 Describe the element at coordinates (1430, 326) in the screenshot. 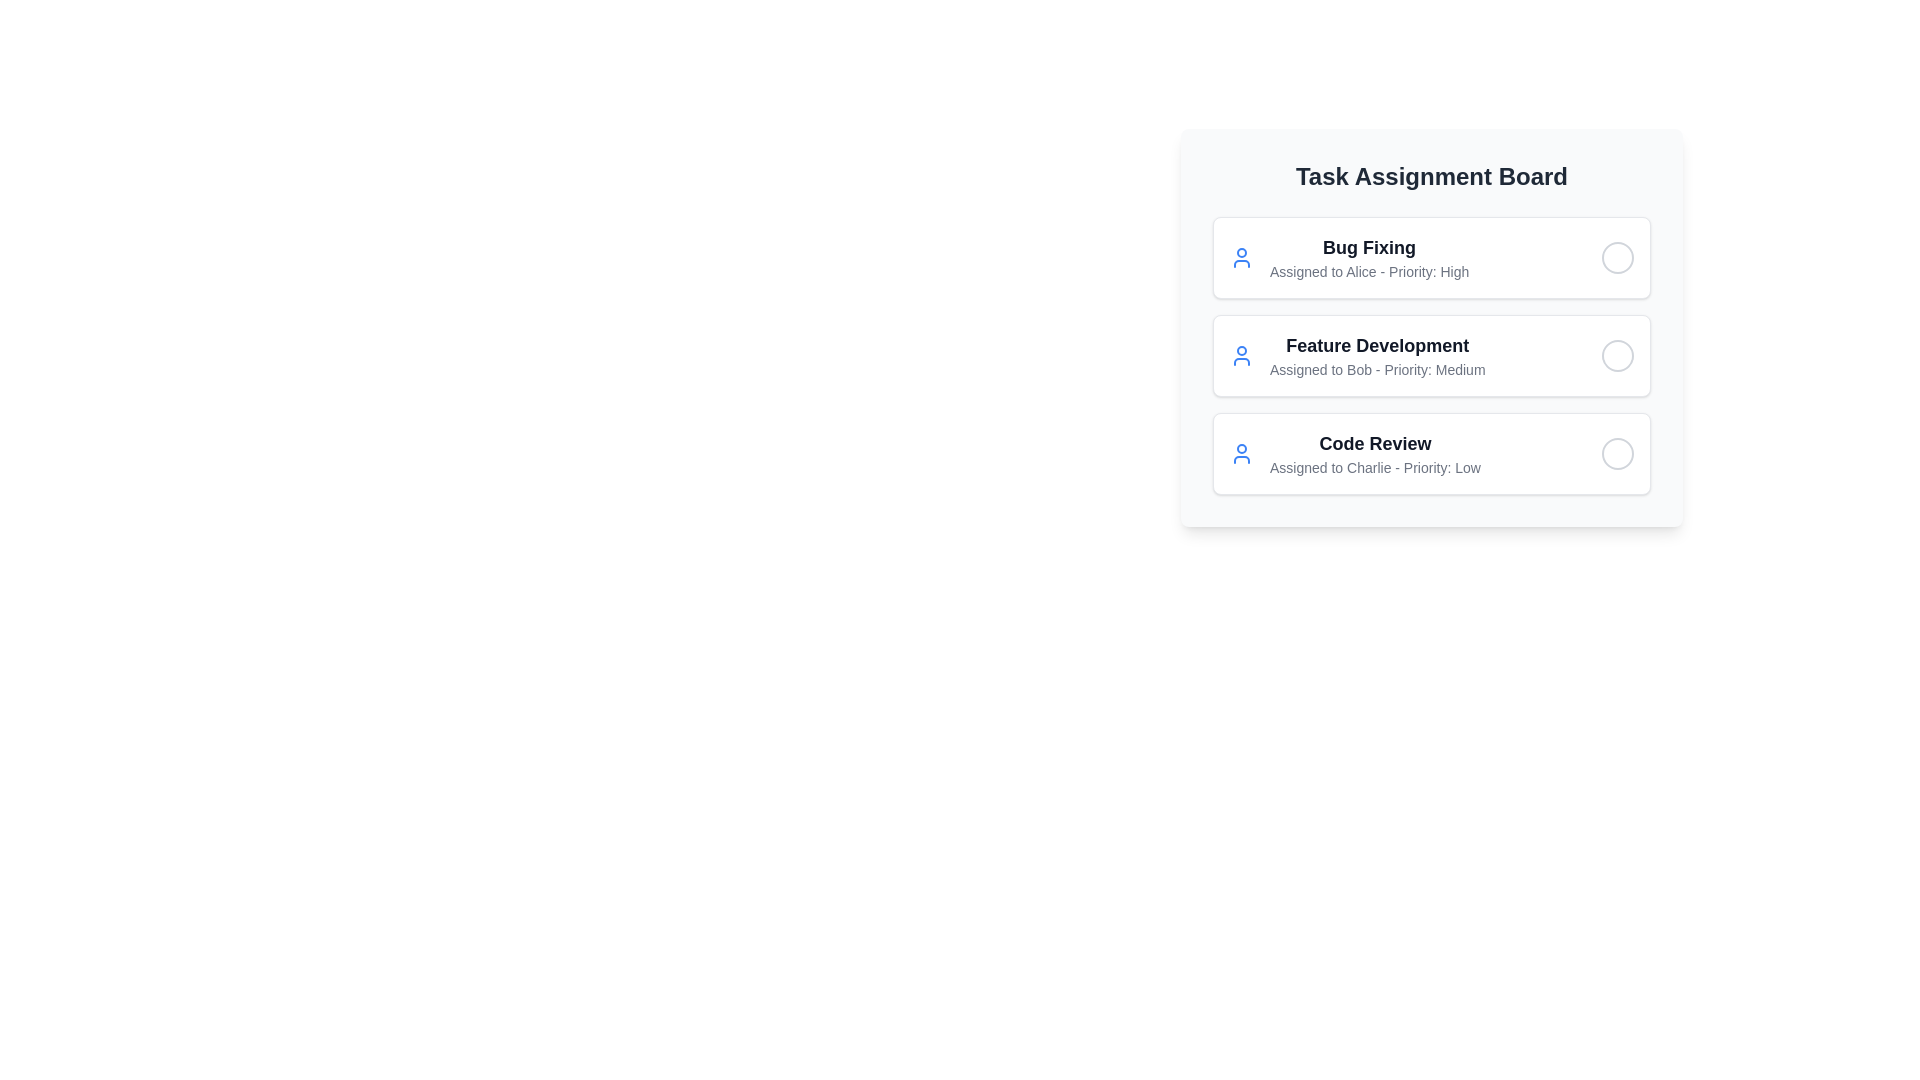

I see `the second task card in the task management application, located centrally between 'Bug Fixing' and 'Code Review'` at that location.